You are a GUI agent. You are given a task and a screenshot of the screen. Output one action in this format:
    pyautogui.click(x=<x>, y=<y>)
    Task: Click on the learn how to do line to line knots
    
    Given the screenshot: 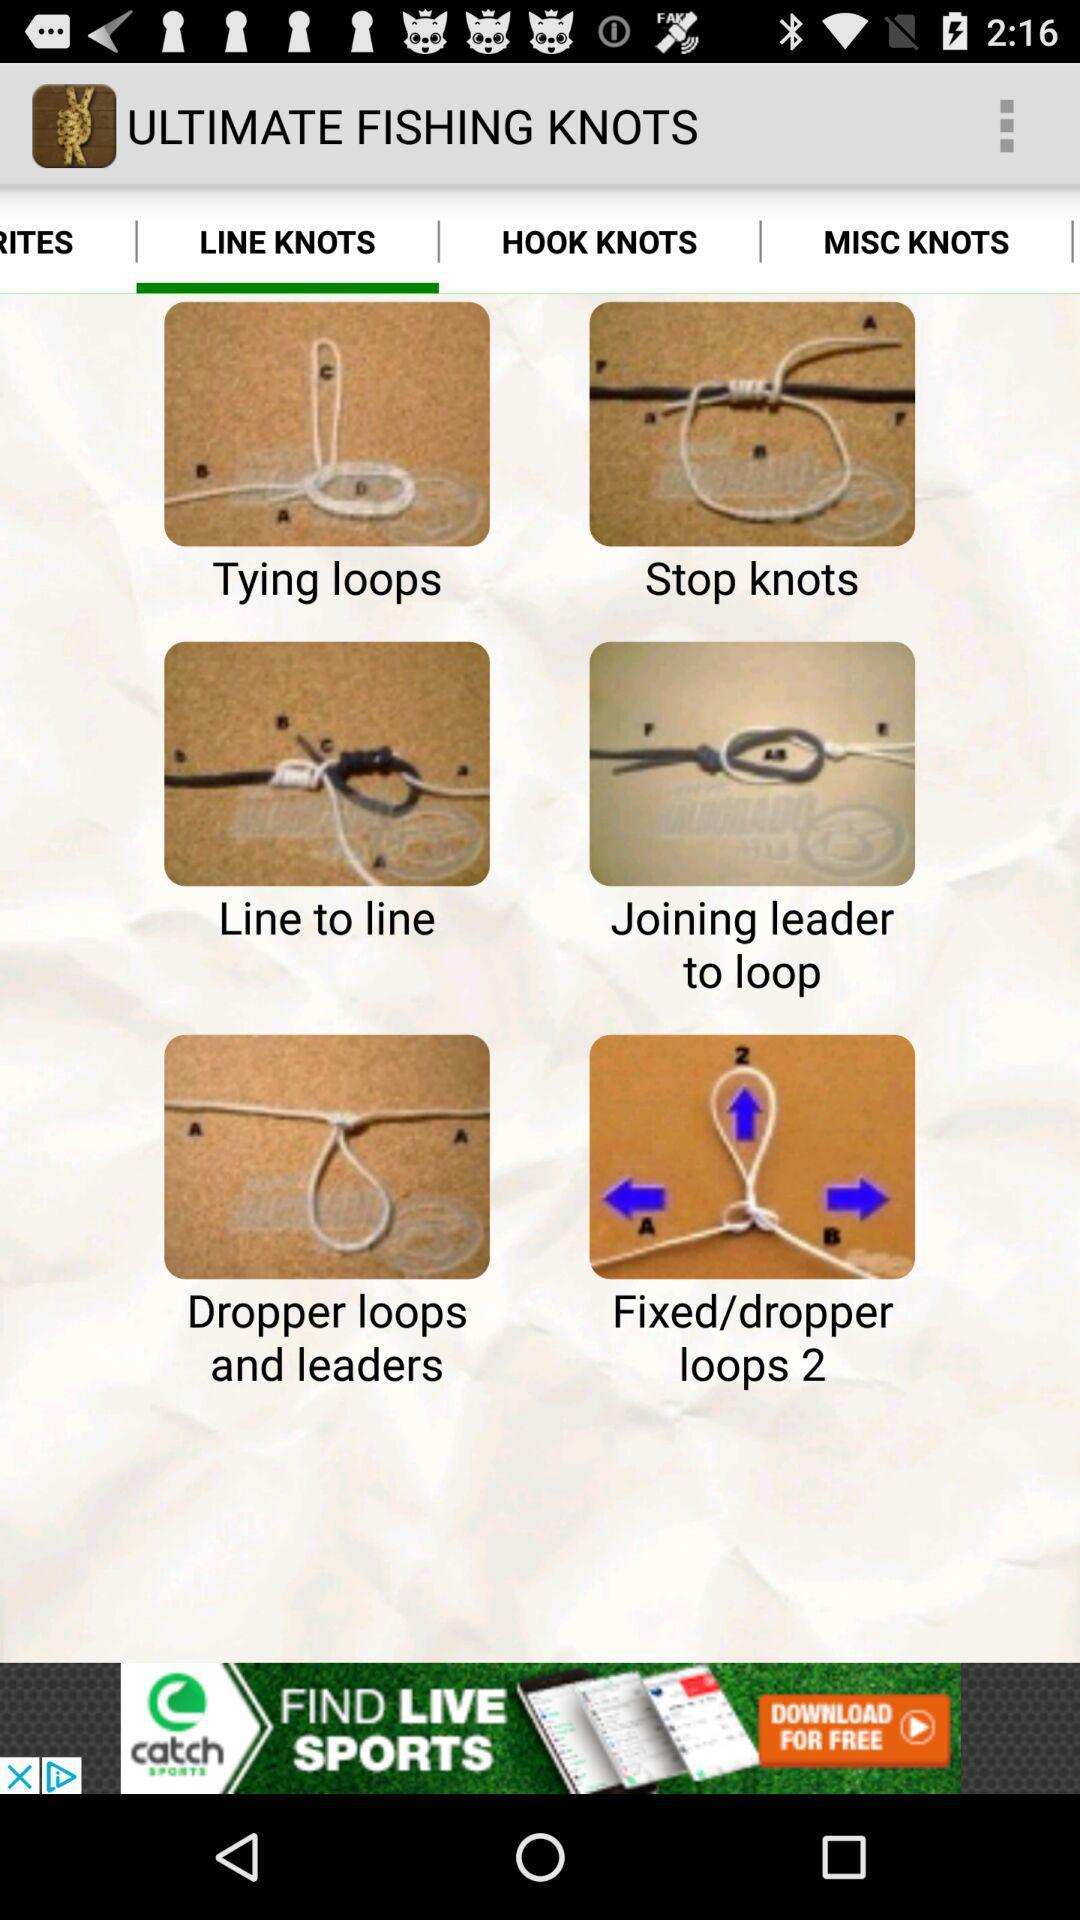 What is the action you would take?
    pyautogui.click(x=326, y=762)
    